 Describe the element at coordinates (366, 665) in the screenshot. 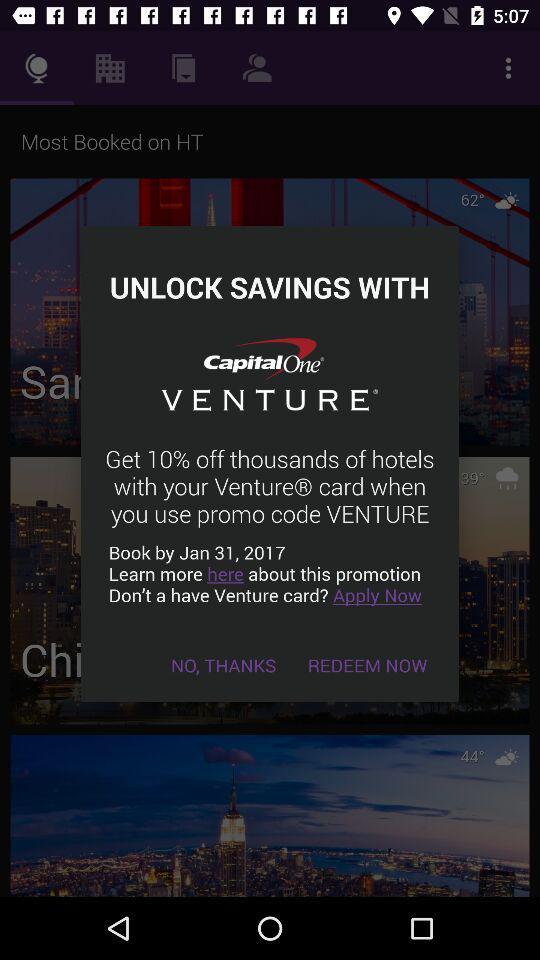

I see `the redeem now at the bottom right corner` at that location.